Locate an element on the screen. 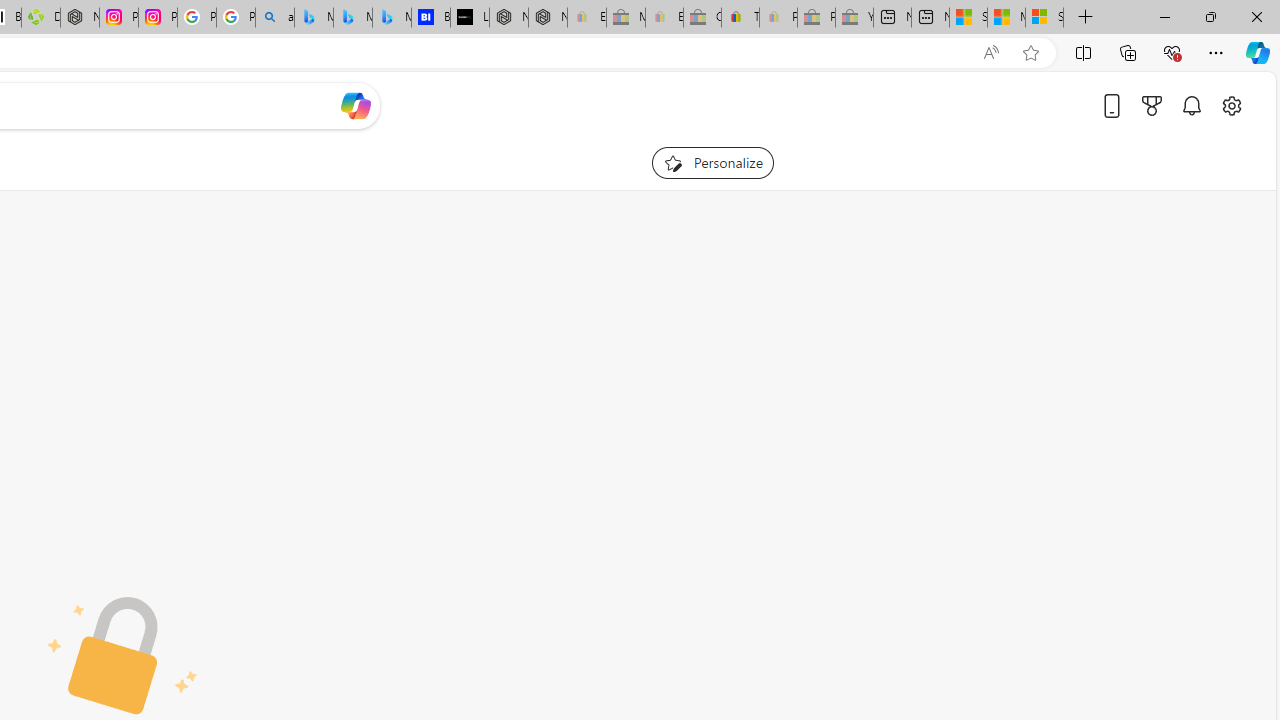  'Personalize your feed"' is located at coordinates (712, 162).